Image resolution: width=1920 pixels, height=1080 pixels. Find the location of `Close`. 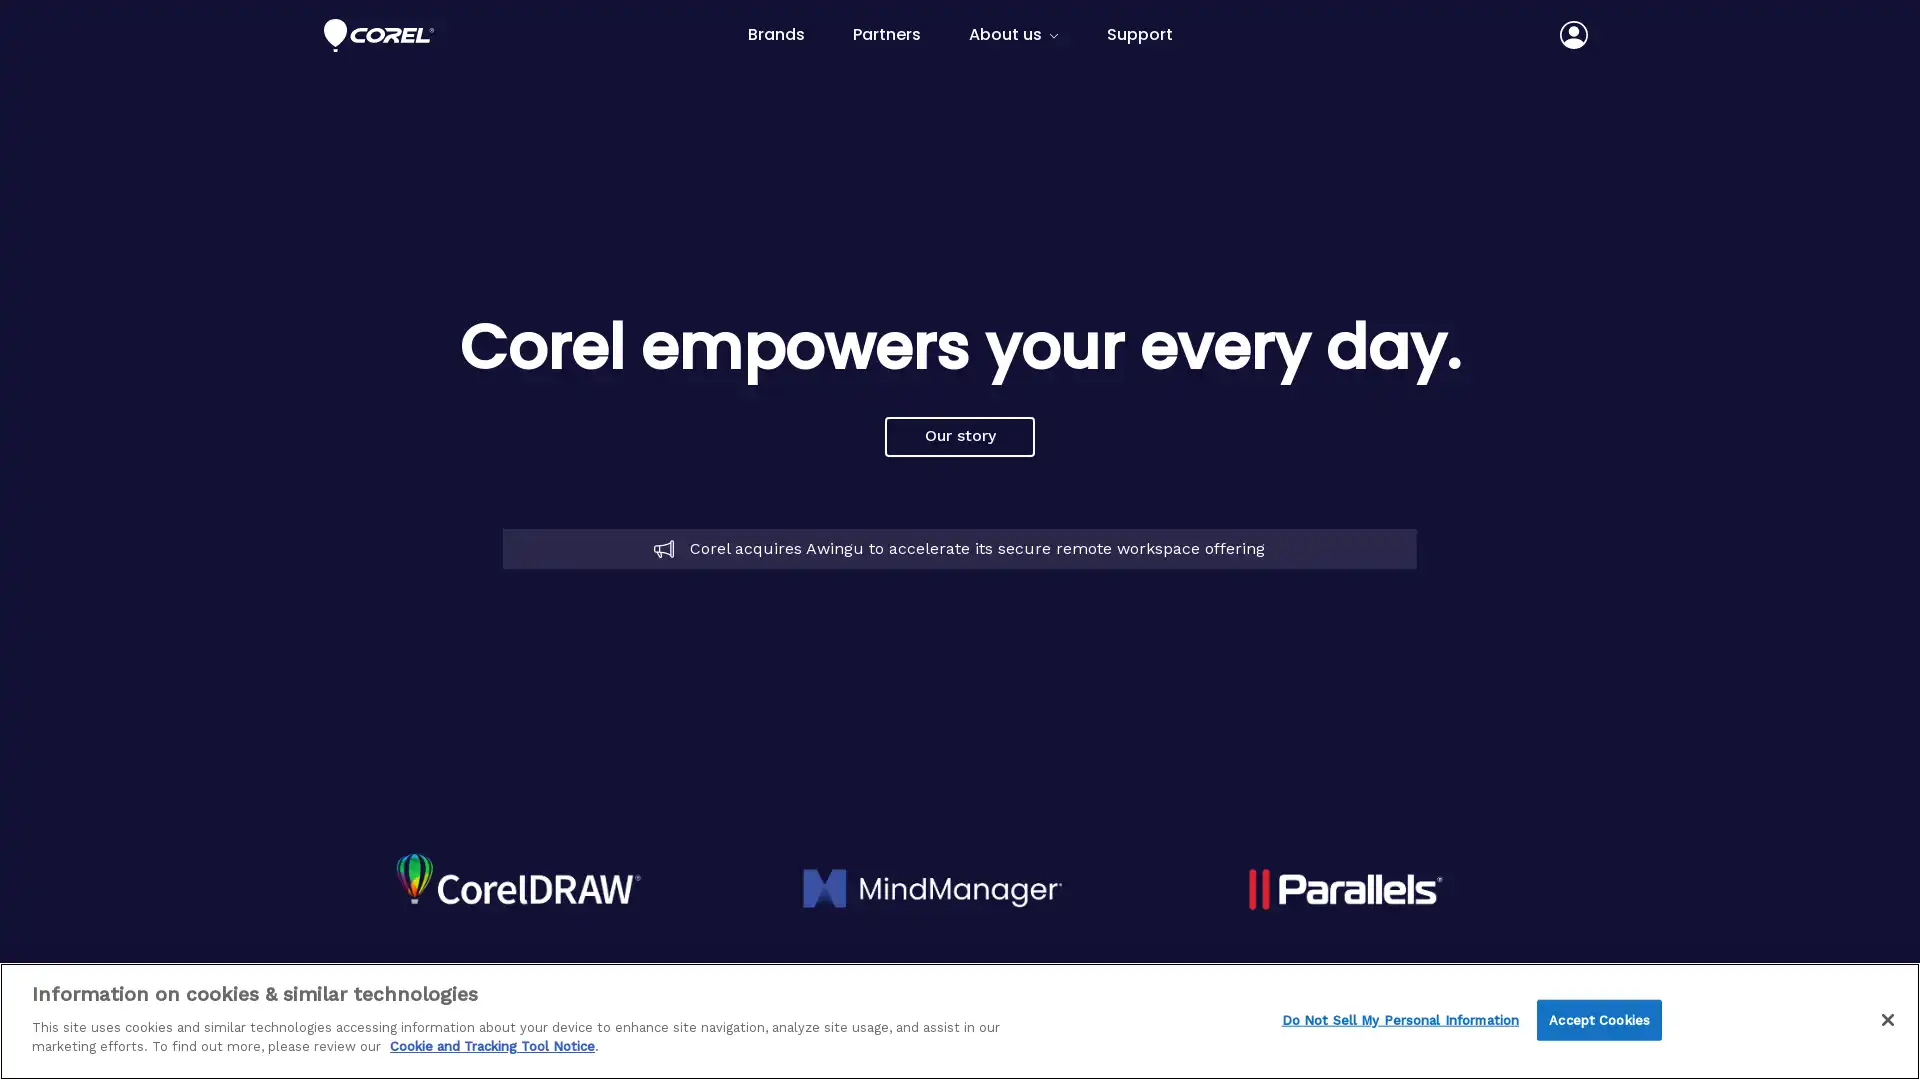

Close is located at coordinates (1886, 1018).